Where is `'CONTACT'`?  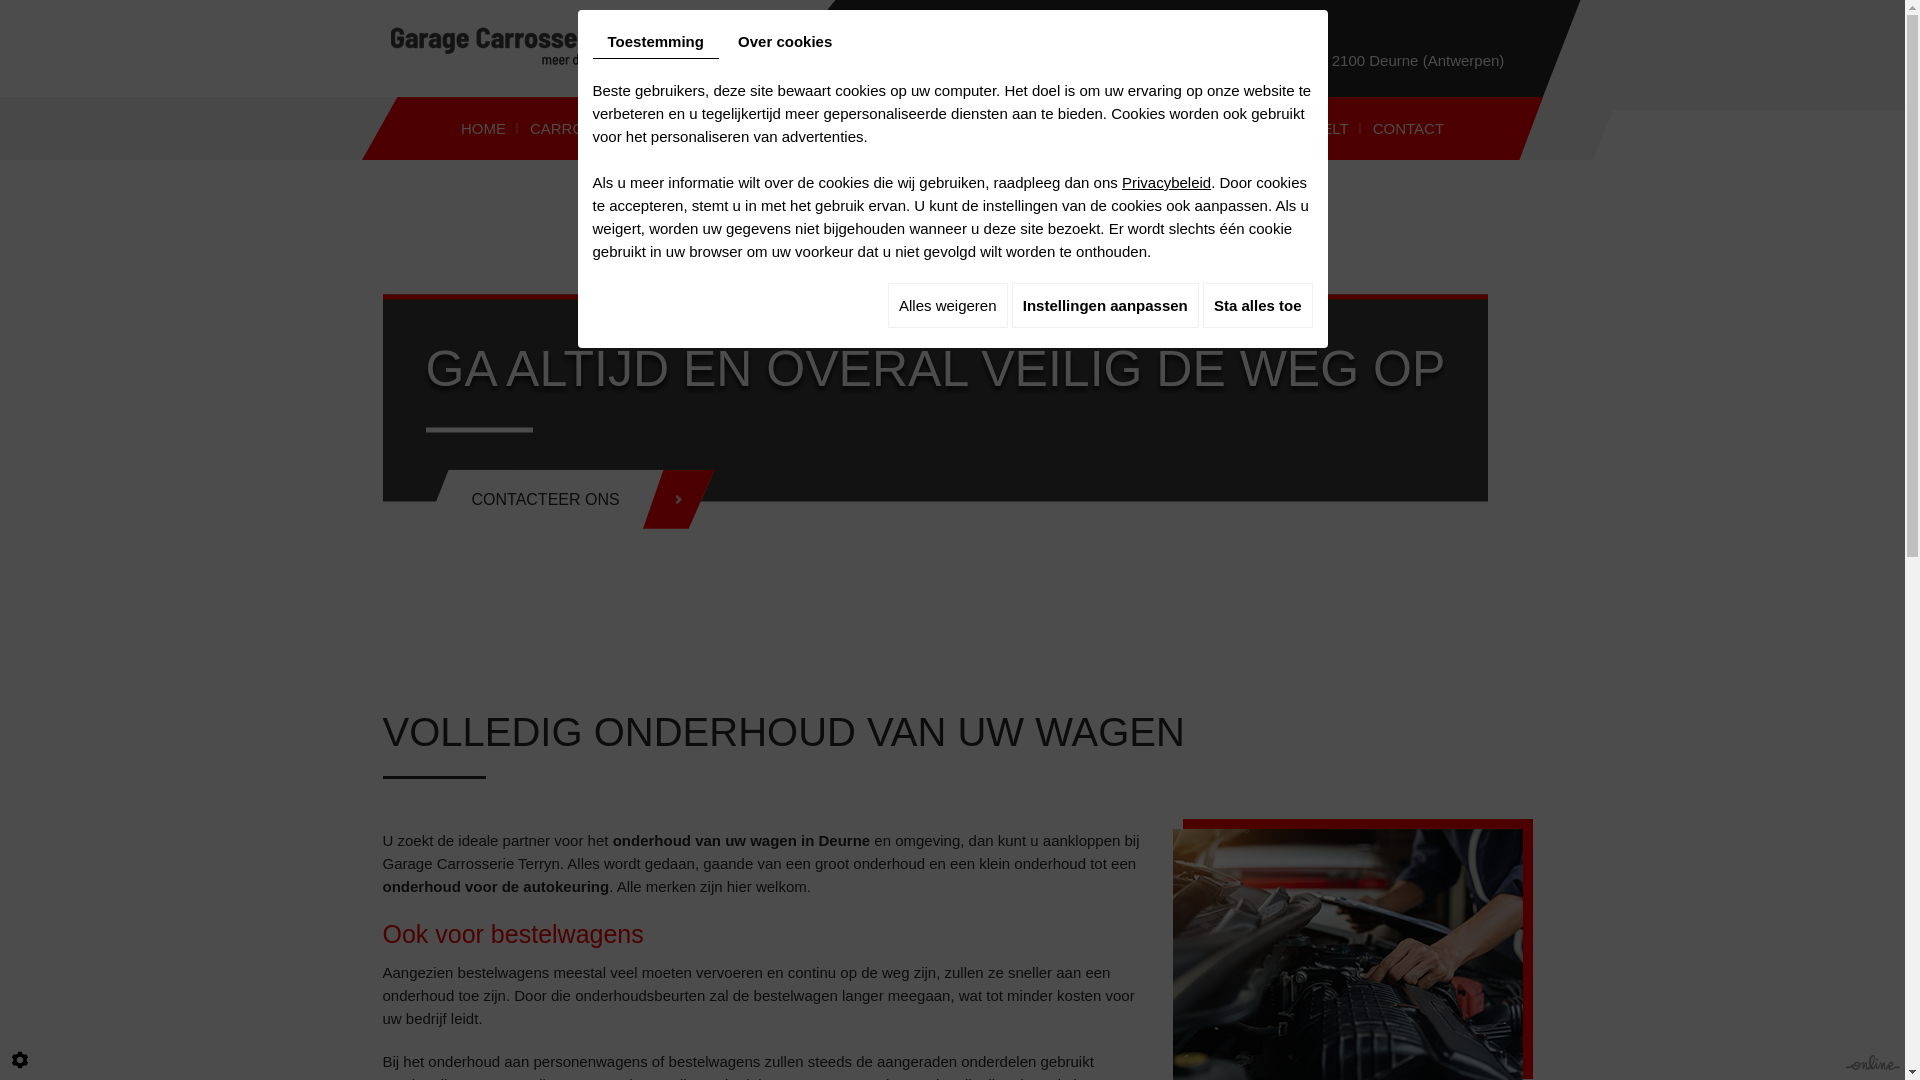 'CONTACT' is located at coordinates (1407, 128).